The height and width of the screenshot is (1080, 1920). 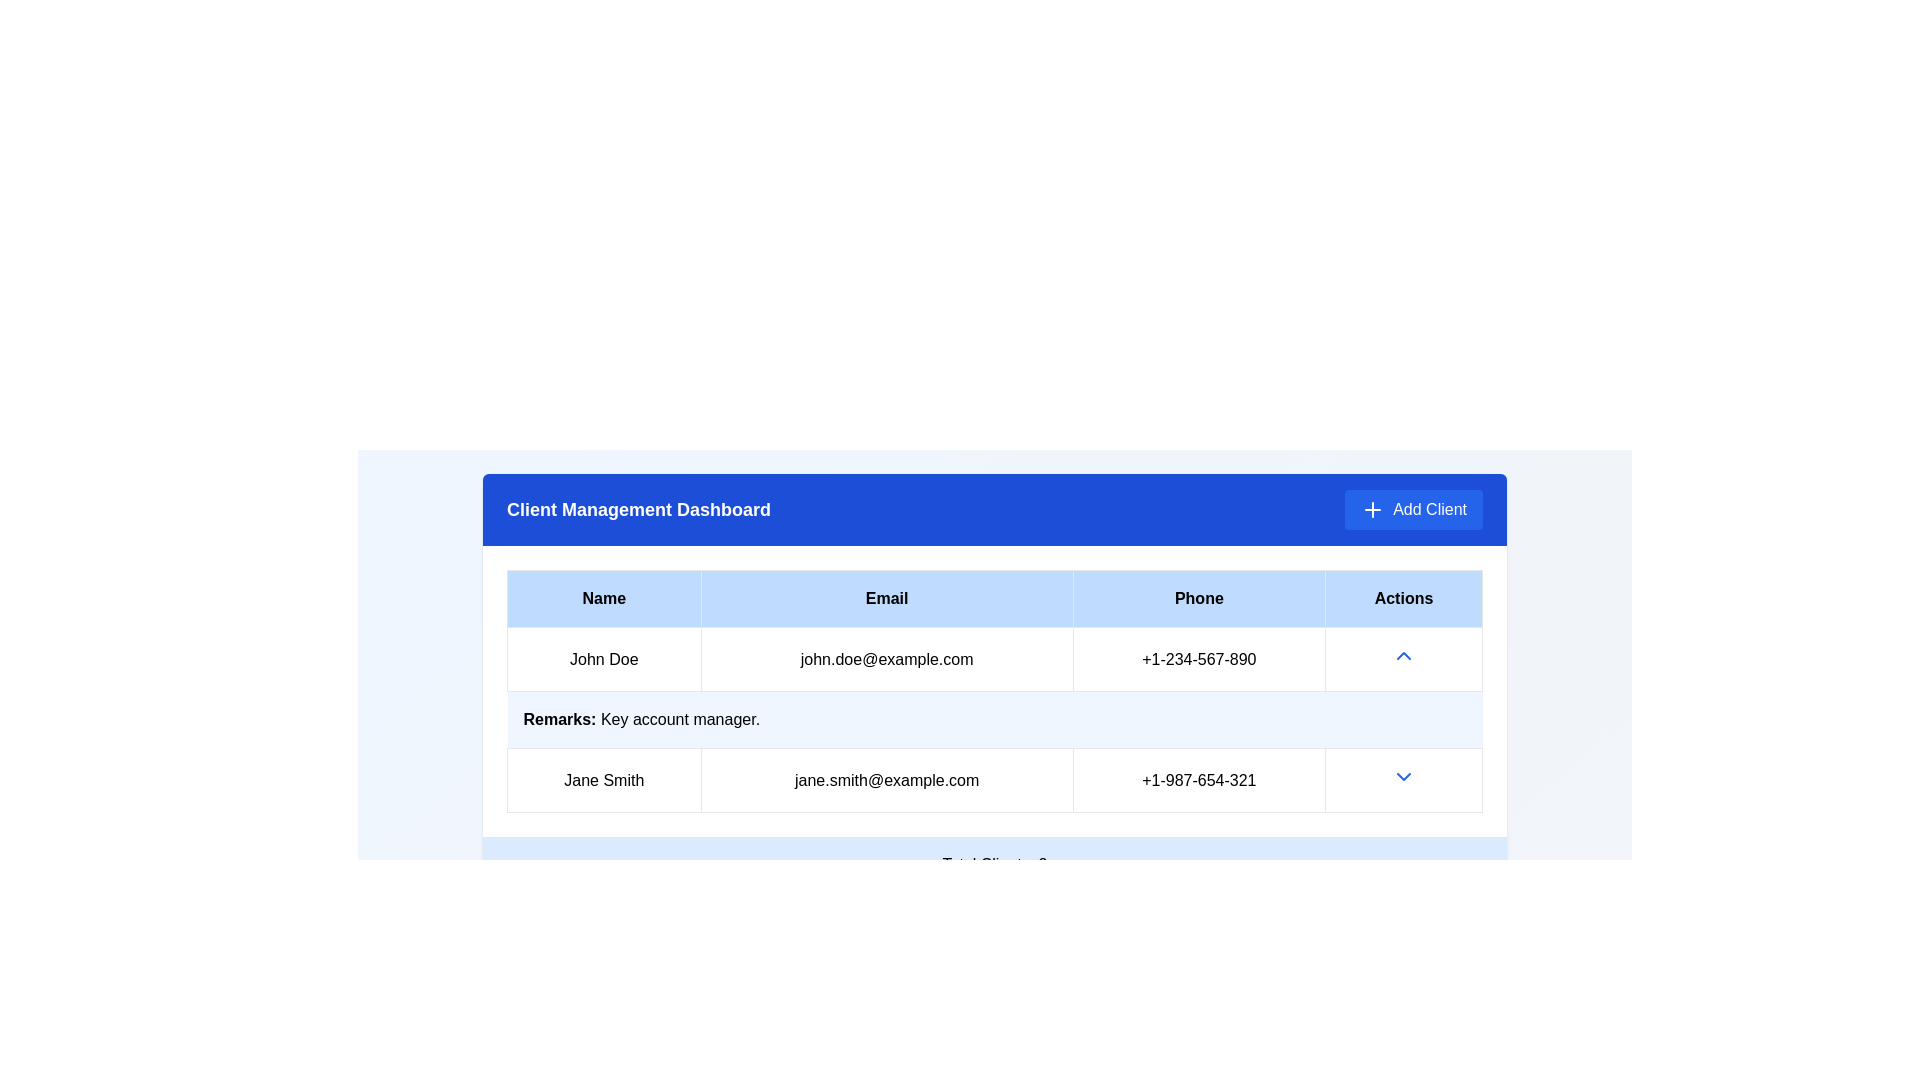 I want to click on the plus icon located to the left of the 'Add Client' text at the top right corner of the page, so click(x=1372, y=508).